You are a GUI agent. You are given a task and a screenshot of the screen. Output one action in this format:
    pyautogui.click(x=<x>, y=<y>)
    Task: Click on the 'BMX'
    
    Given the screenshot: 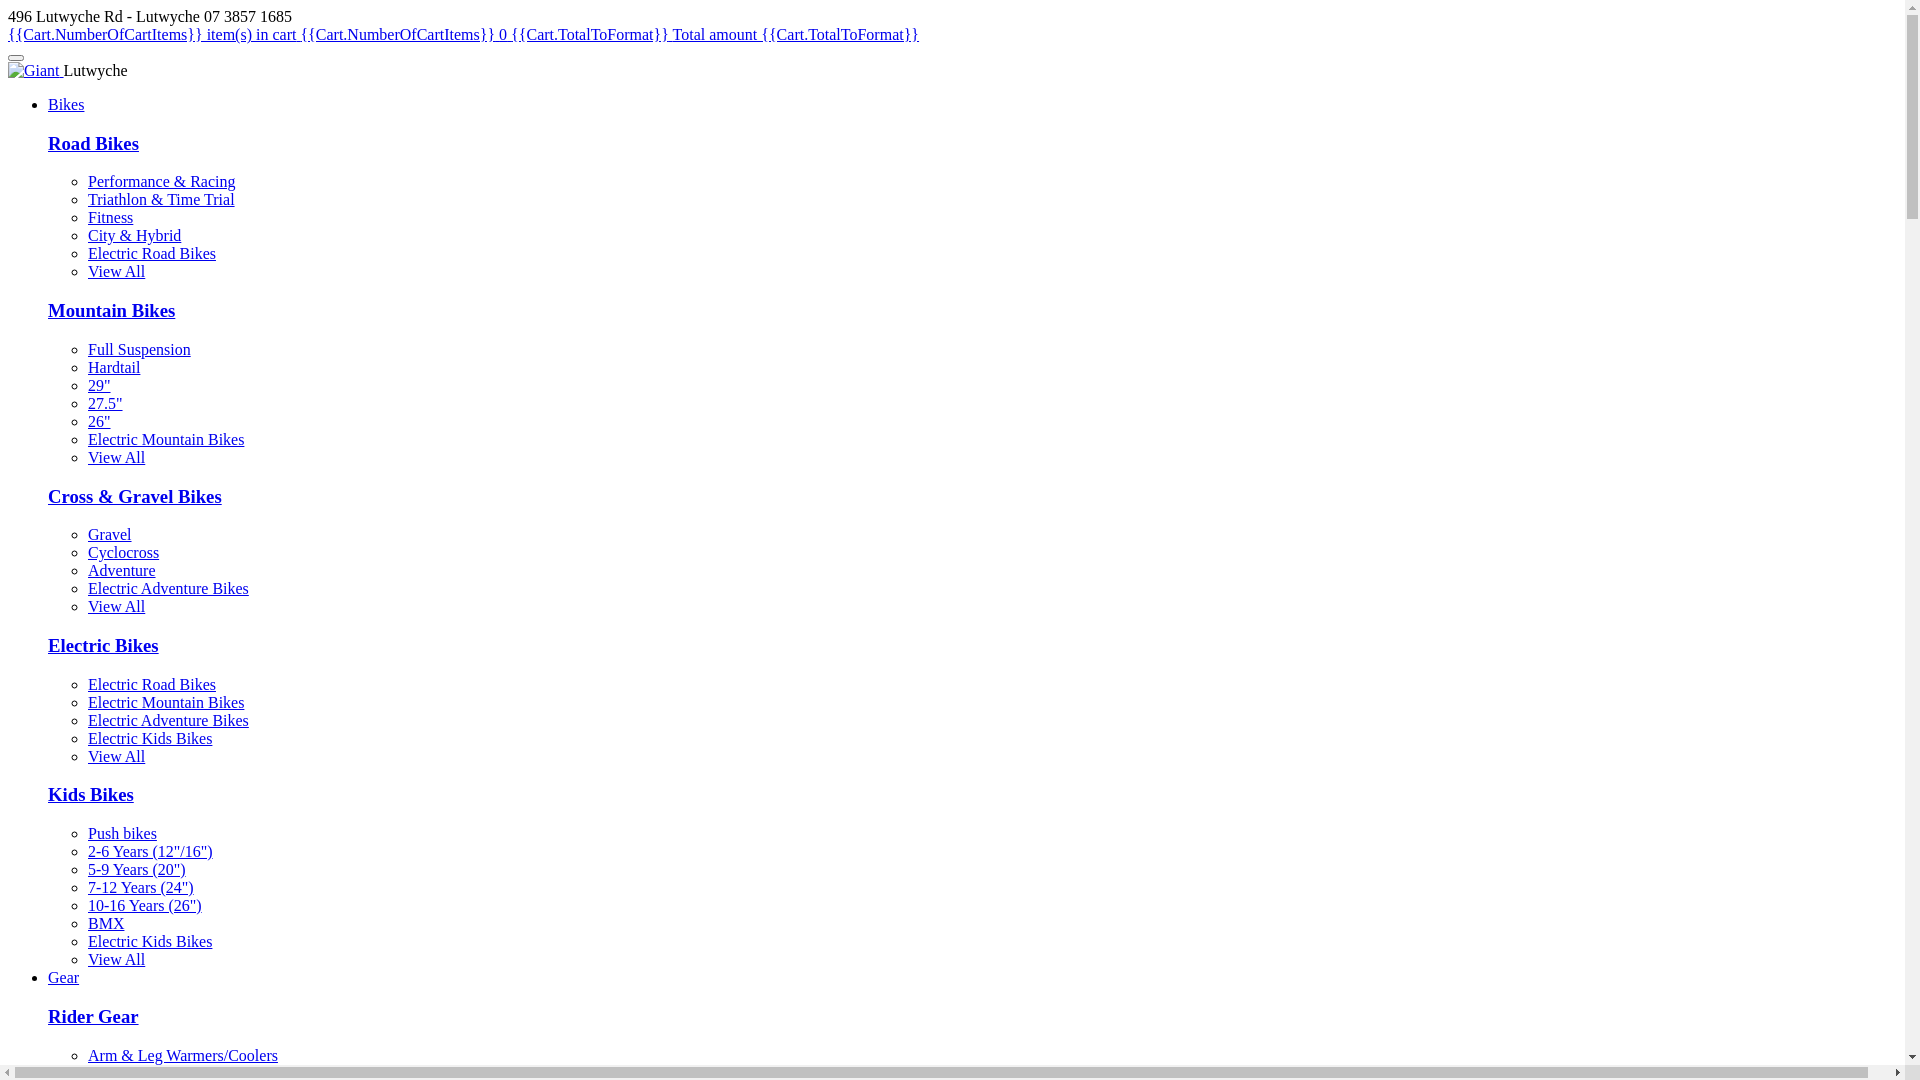 What is the action you would take?
    pyautogui.click(x=104, y=923)
    